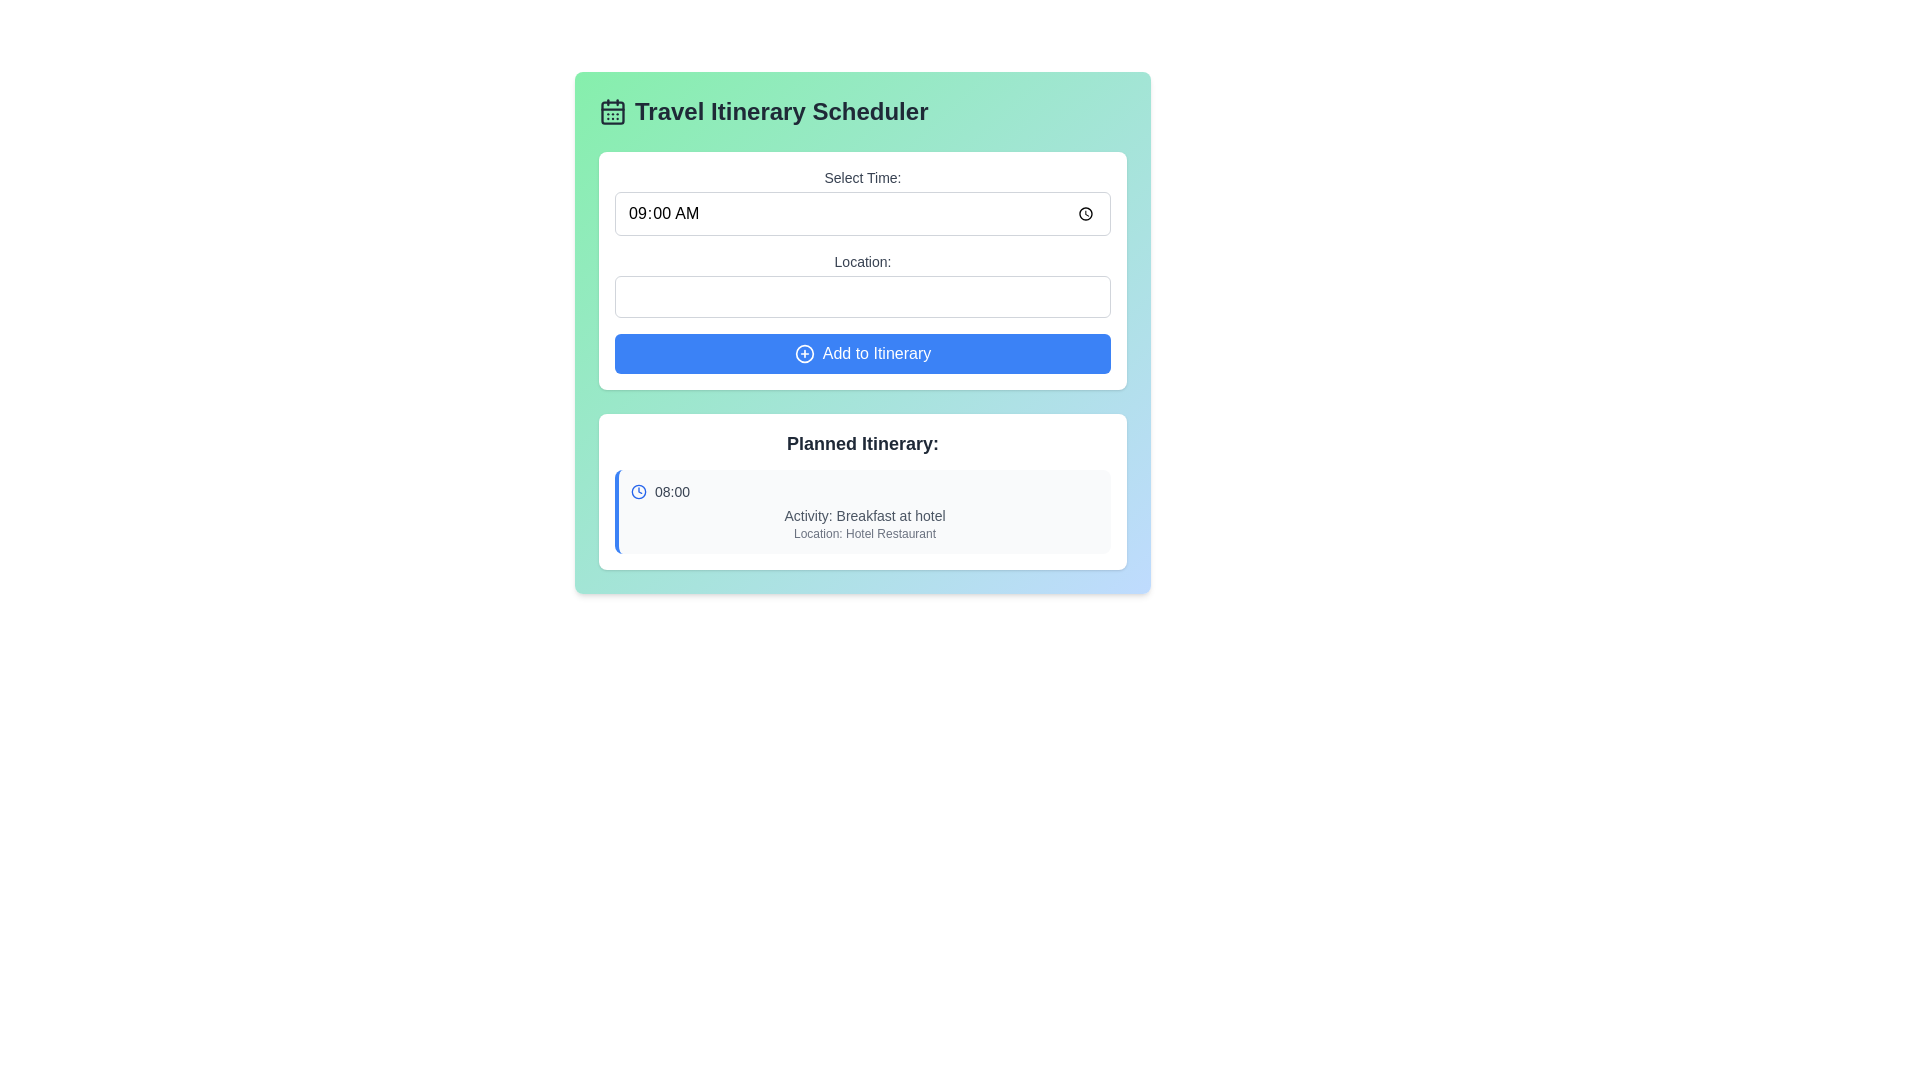 The width and height of the screenshot is (1920, 1080). Describe the element at coordinates (637, 492) in the screenshot. I see `the circular clock icon with a blue outline located to the left of the text '08:00'` at that location.